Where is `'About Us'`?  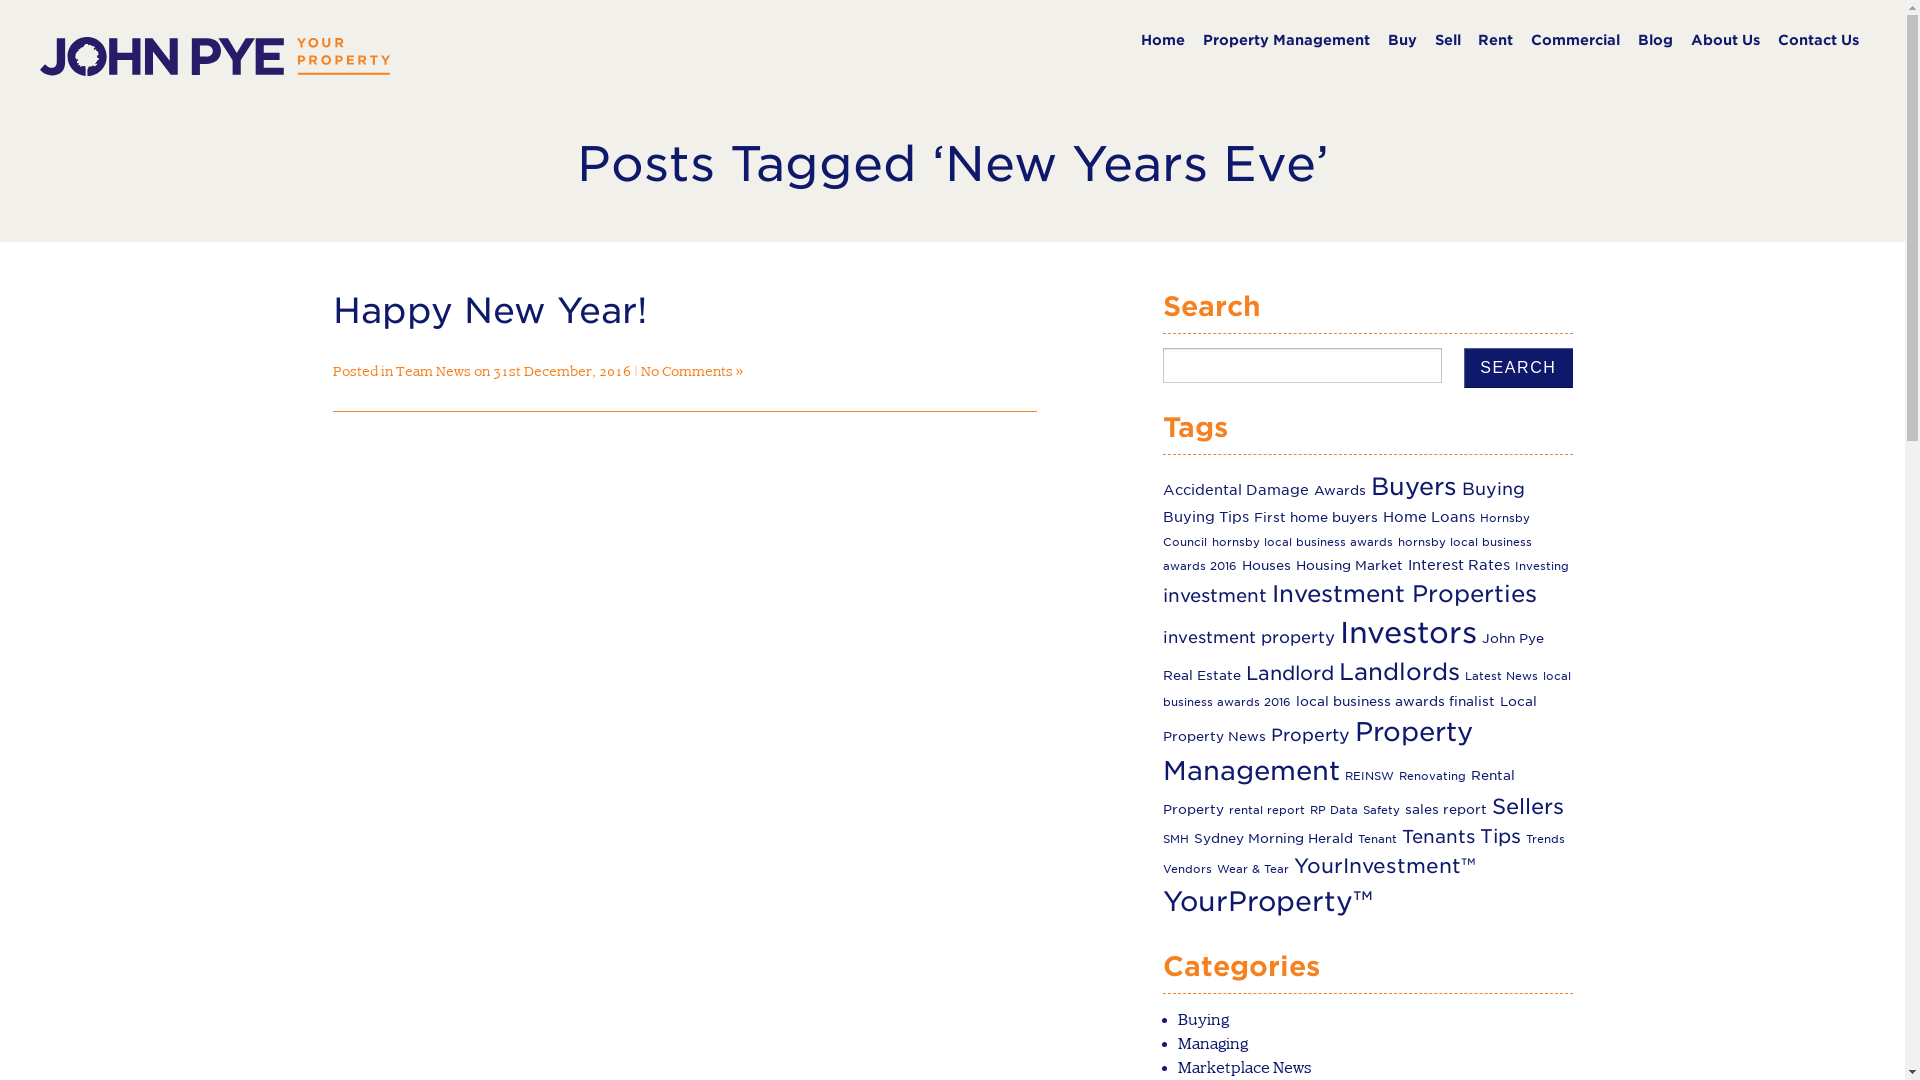 'About Us' is located at coordinates (1724, 39).